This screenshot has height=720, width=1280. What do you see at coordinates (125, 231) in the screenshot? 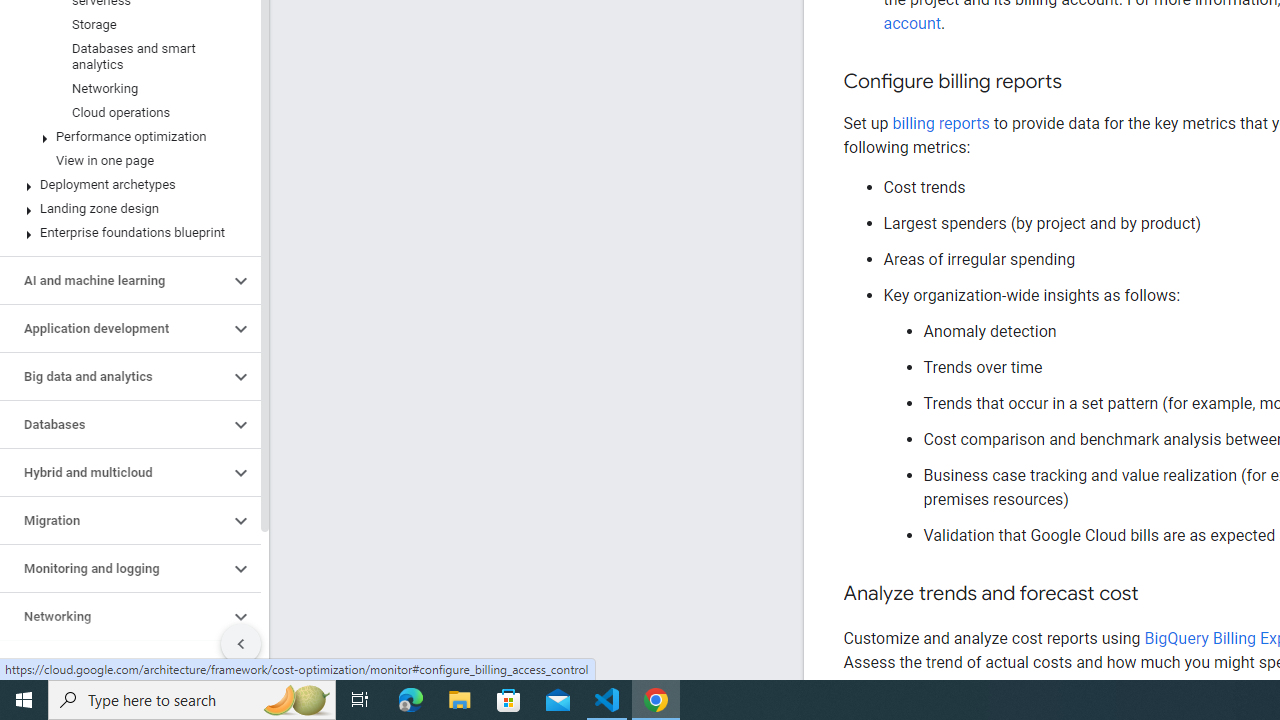
I see `'Enterprise foundations blueprint'` at bounding box center [125, 231].